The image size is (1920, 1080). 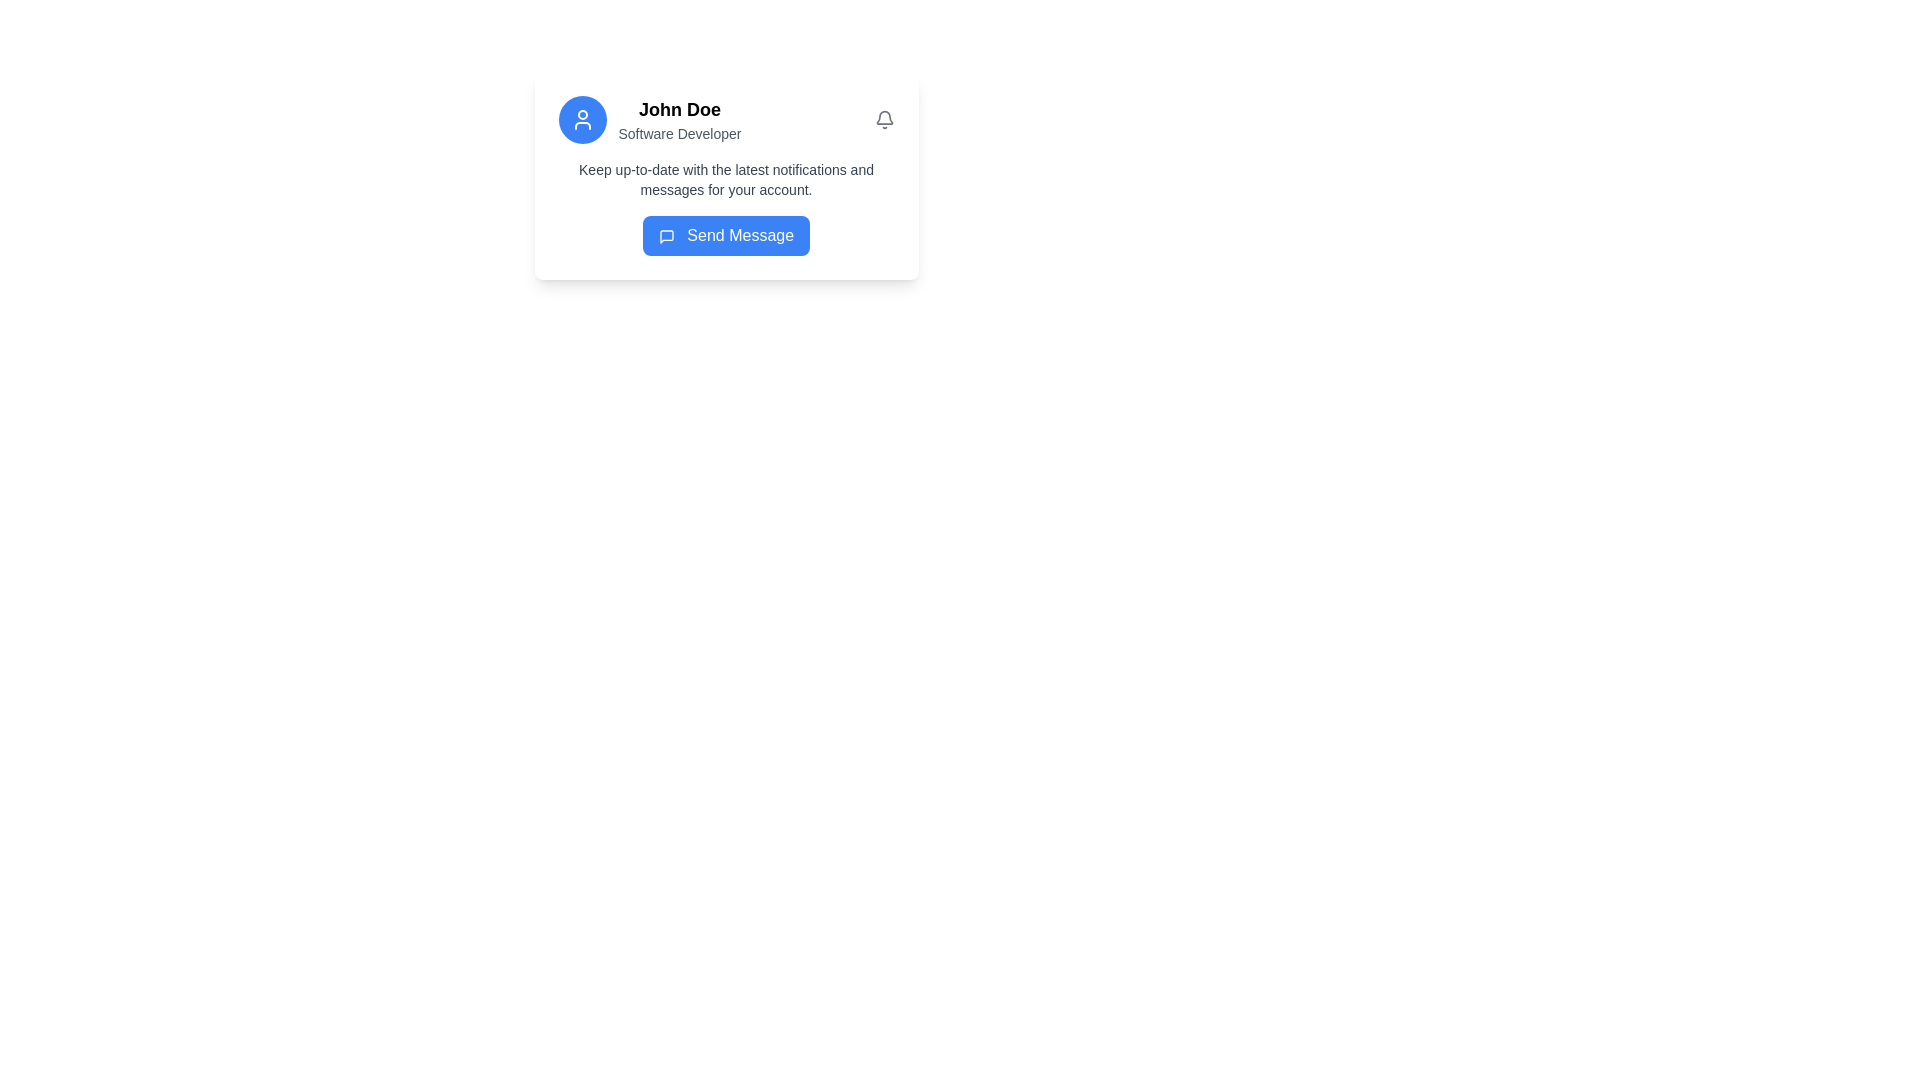 I want to click on the 'Send Message' button located below the descriptive text stating, 'Keep up-to-date with the latest notifications and messages for your account.', so click(x=725, y=208).